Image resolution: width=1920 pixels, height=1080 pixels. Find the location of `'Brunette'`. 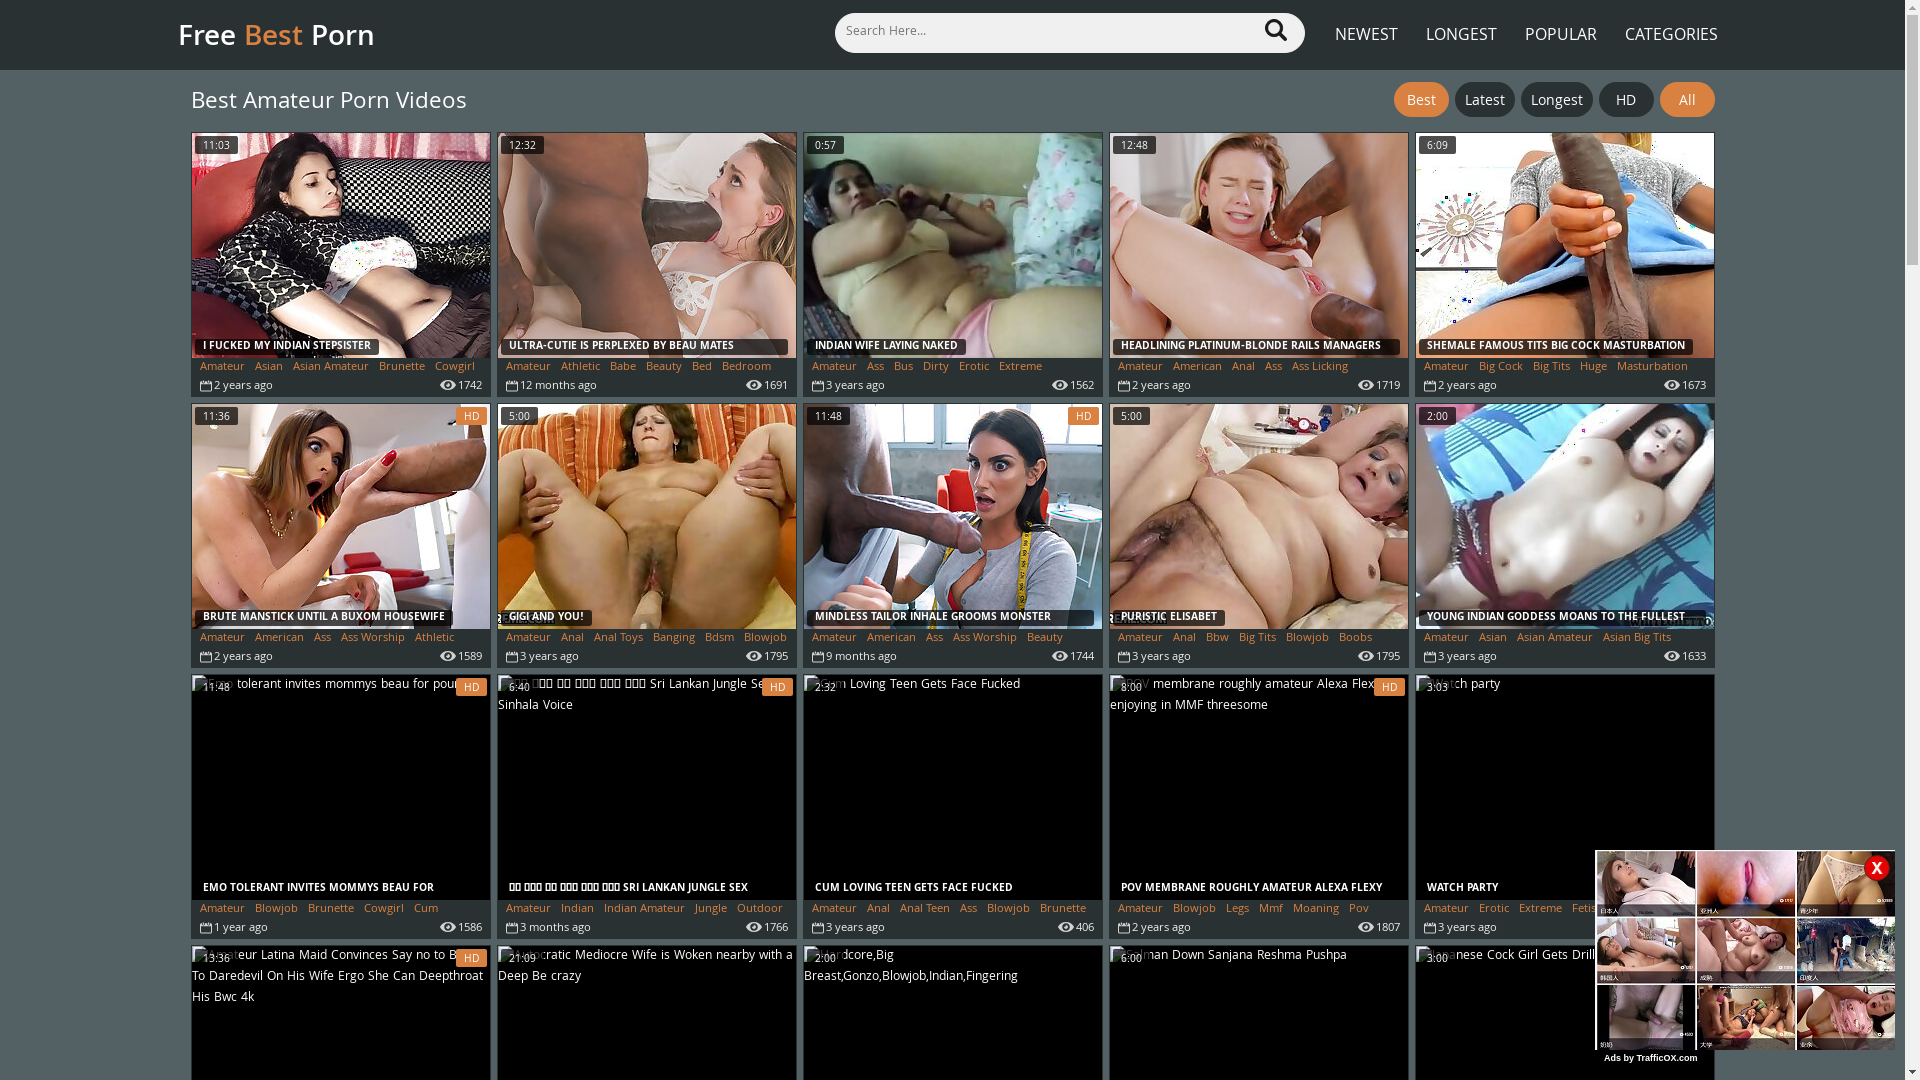

'Brunette' is located at coordinates (1061, 909).